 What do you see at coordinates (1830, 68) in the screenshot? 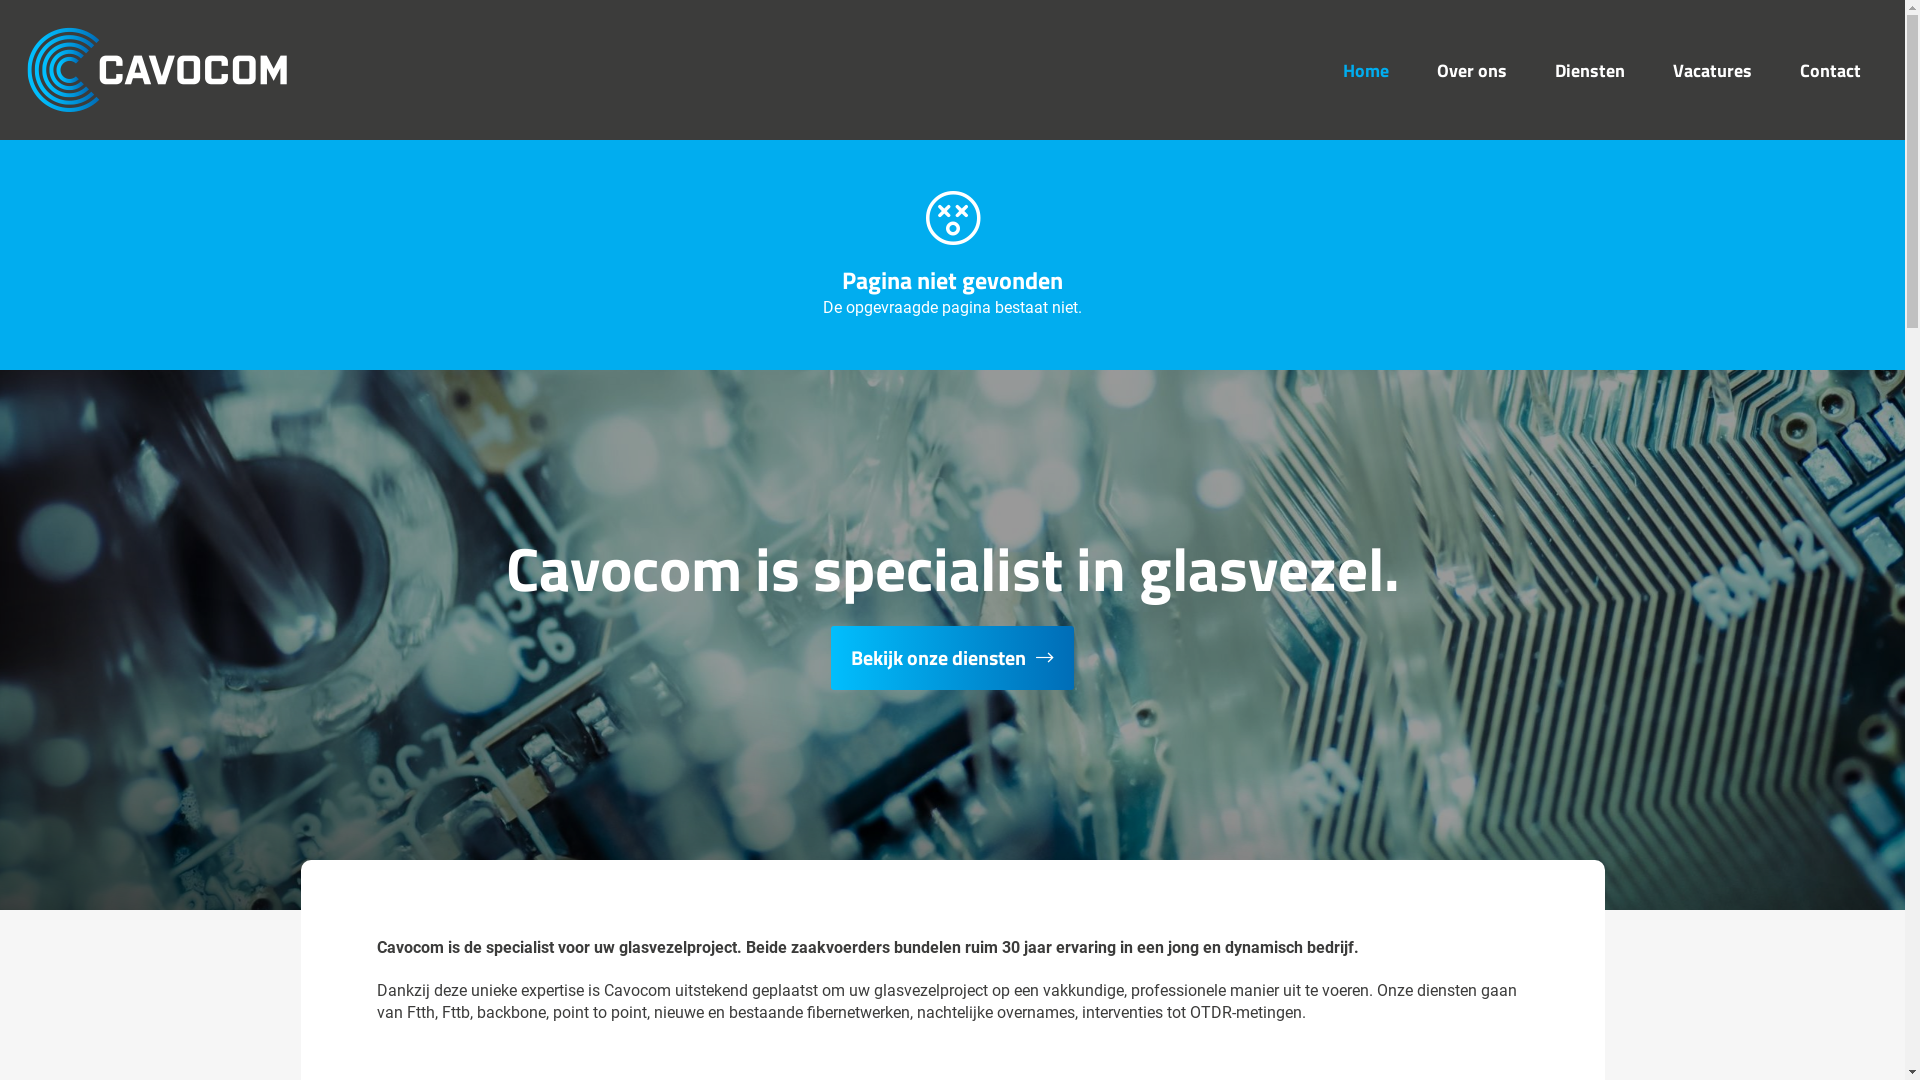
I see `'Contact'` at bounding box center [1830, 68].